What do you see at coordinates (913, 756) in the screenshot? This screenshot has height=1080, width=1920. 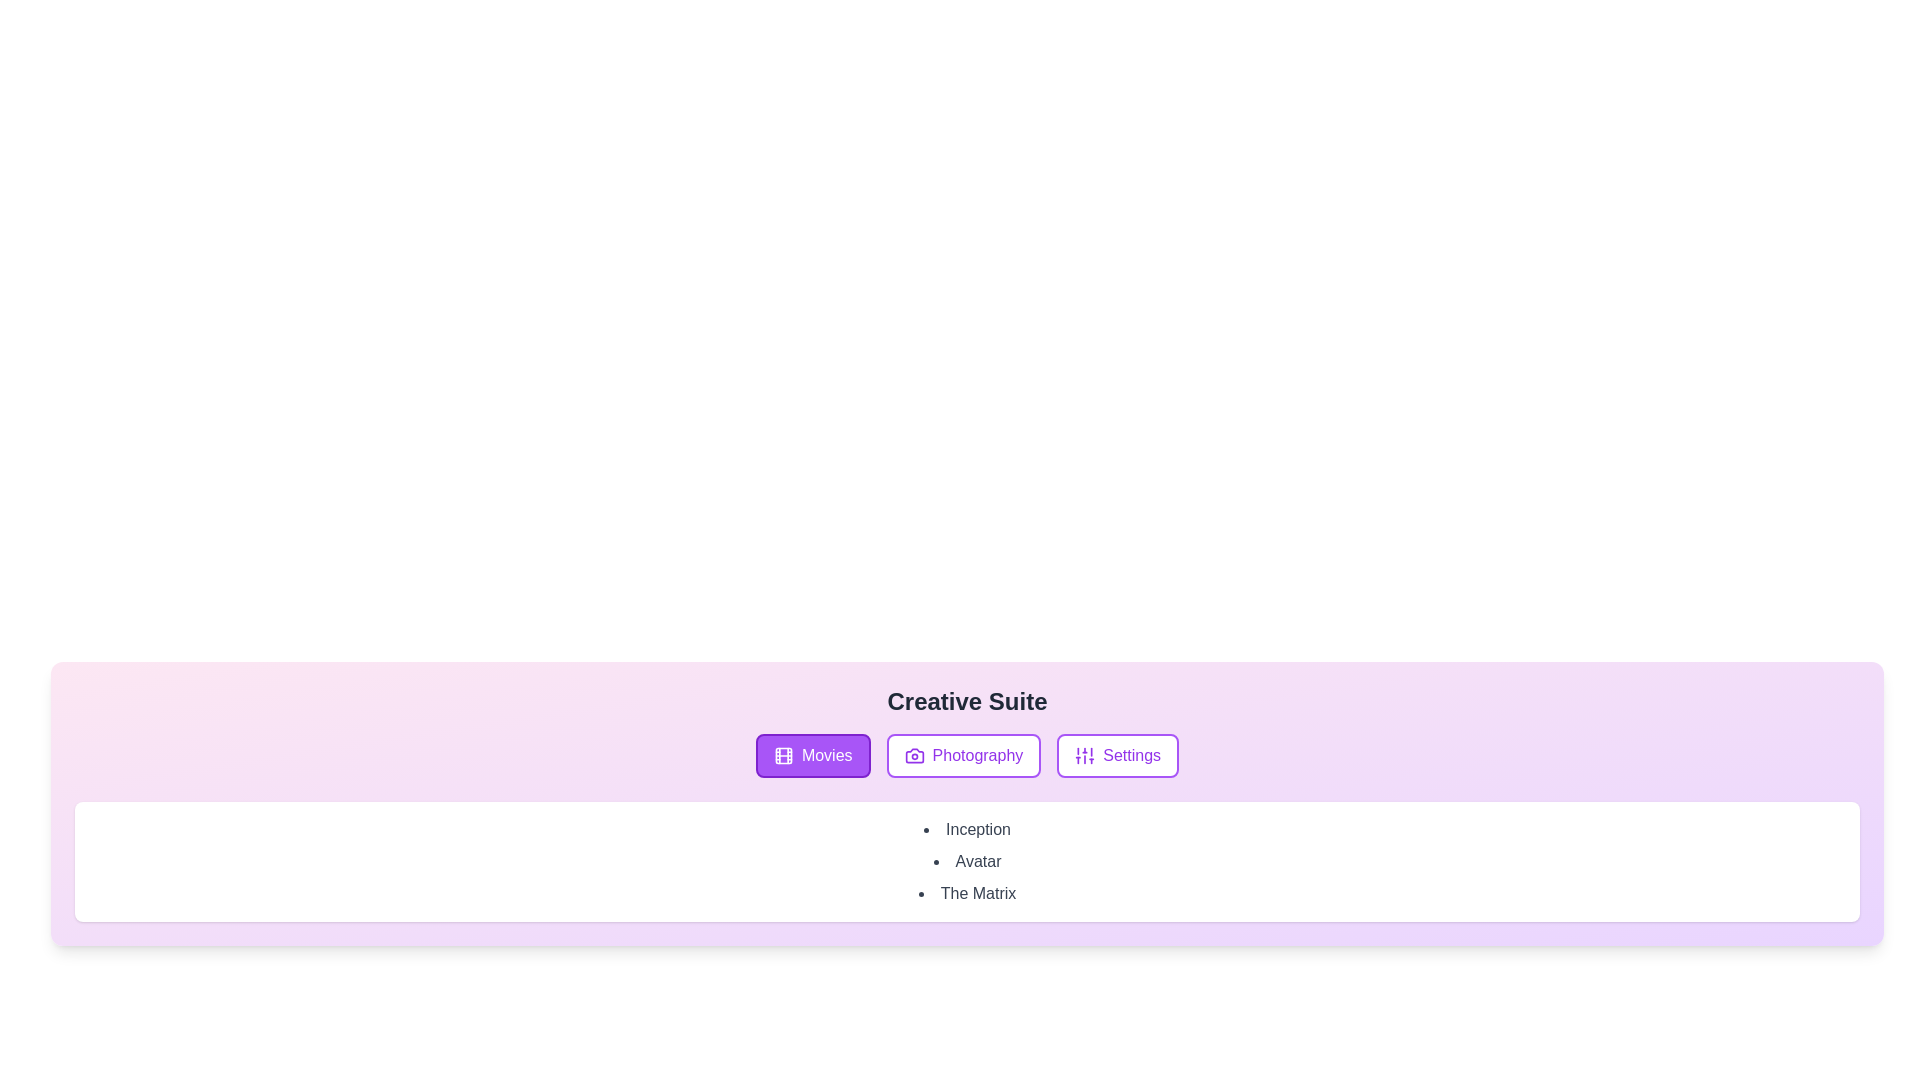 I see `the camera icon located to the left of the 'Photography' label within the button on the middle of the page` at bounding box center [913, 756].